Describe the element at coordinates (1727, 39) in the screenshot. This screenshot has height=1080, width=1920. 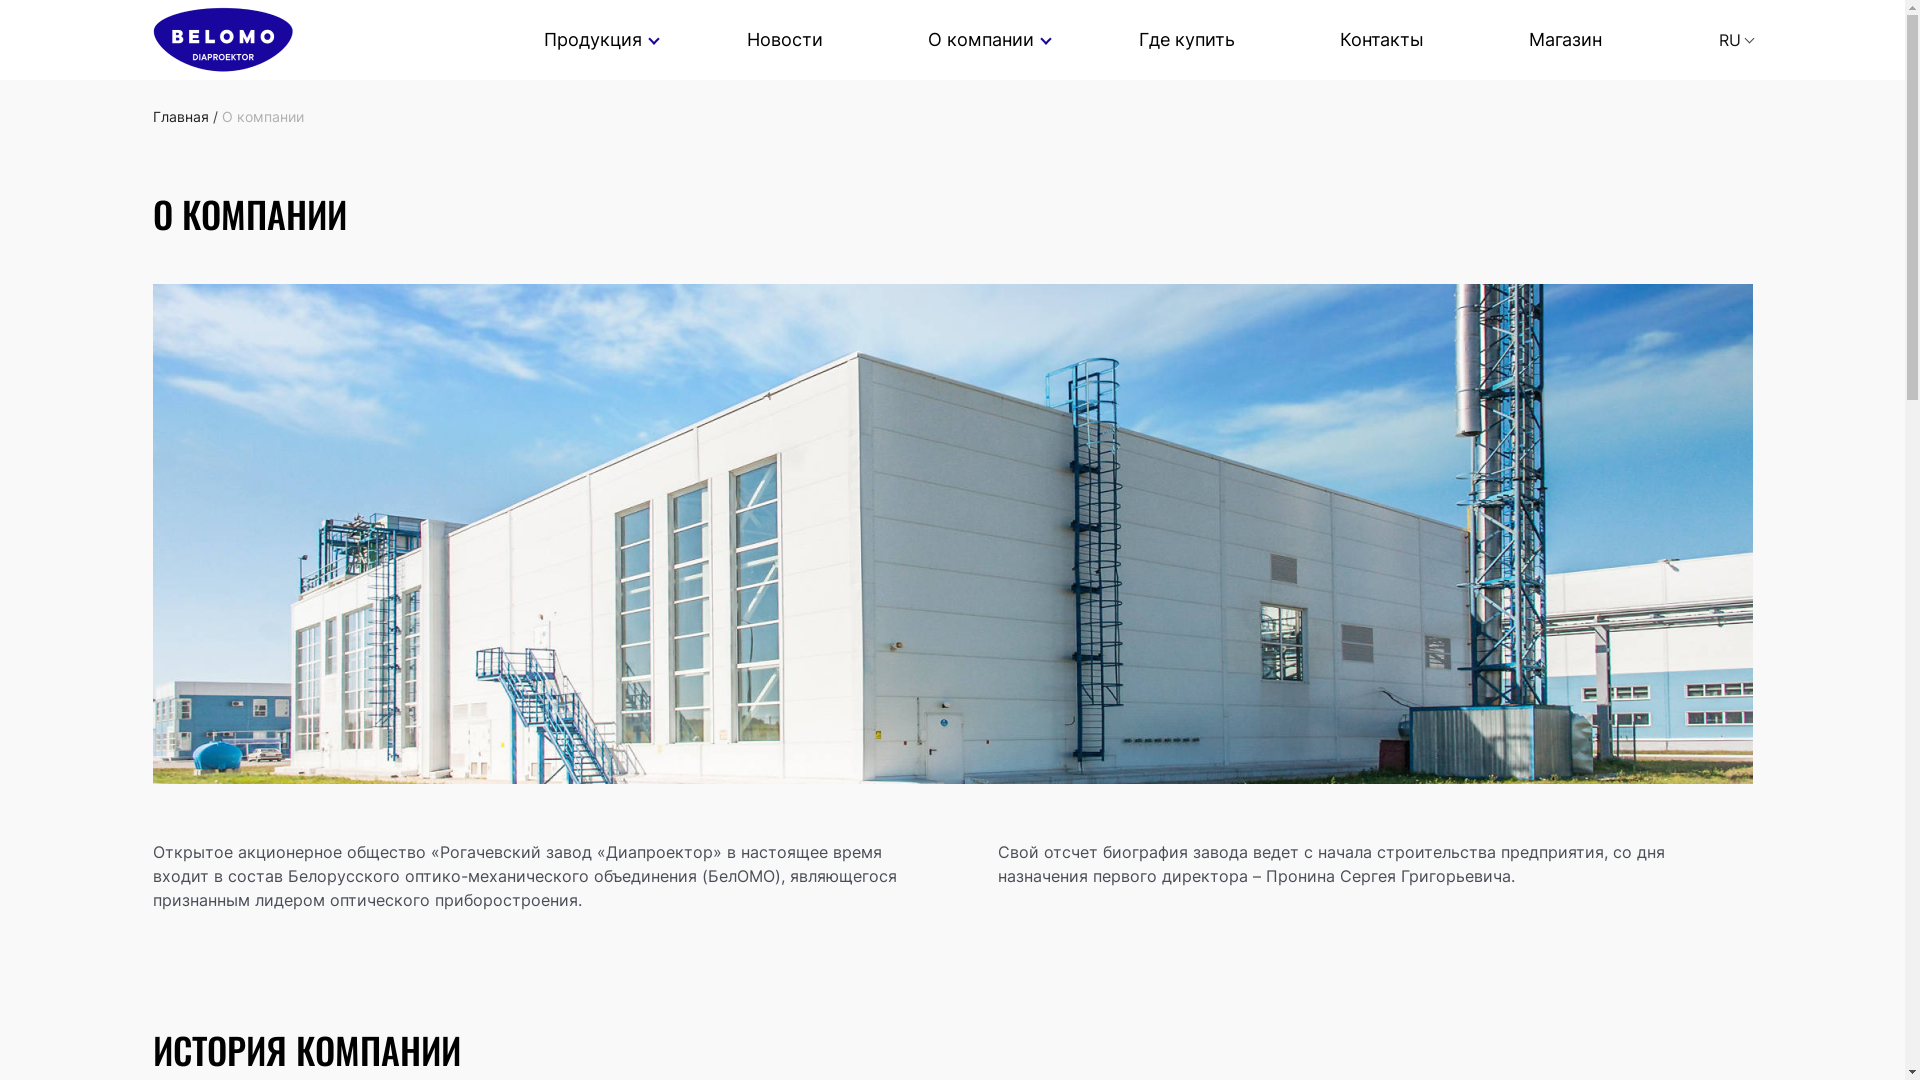
I see `'RU'` at that location.